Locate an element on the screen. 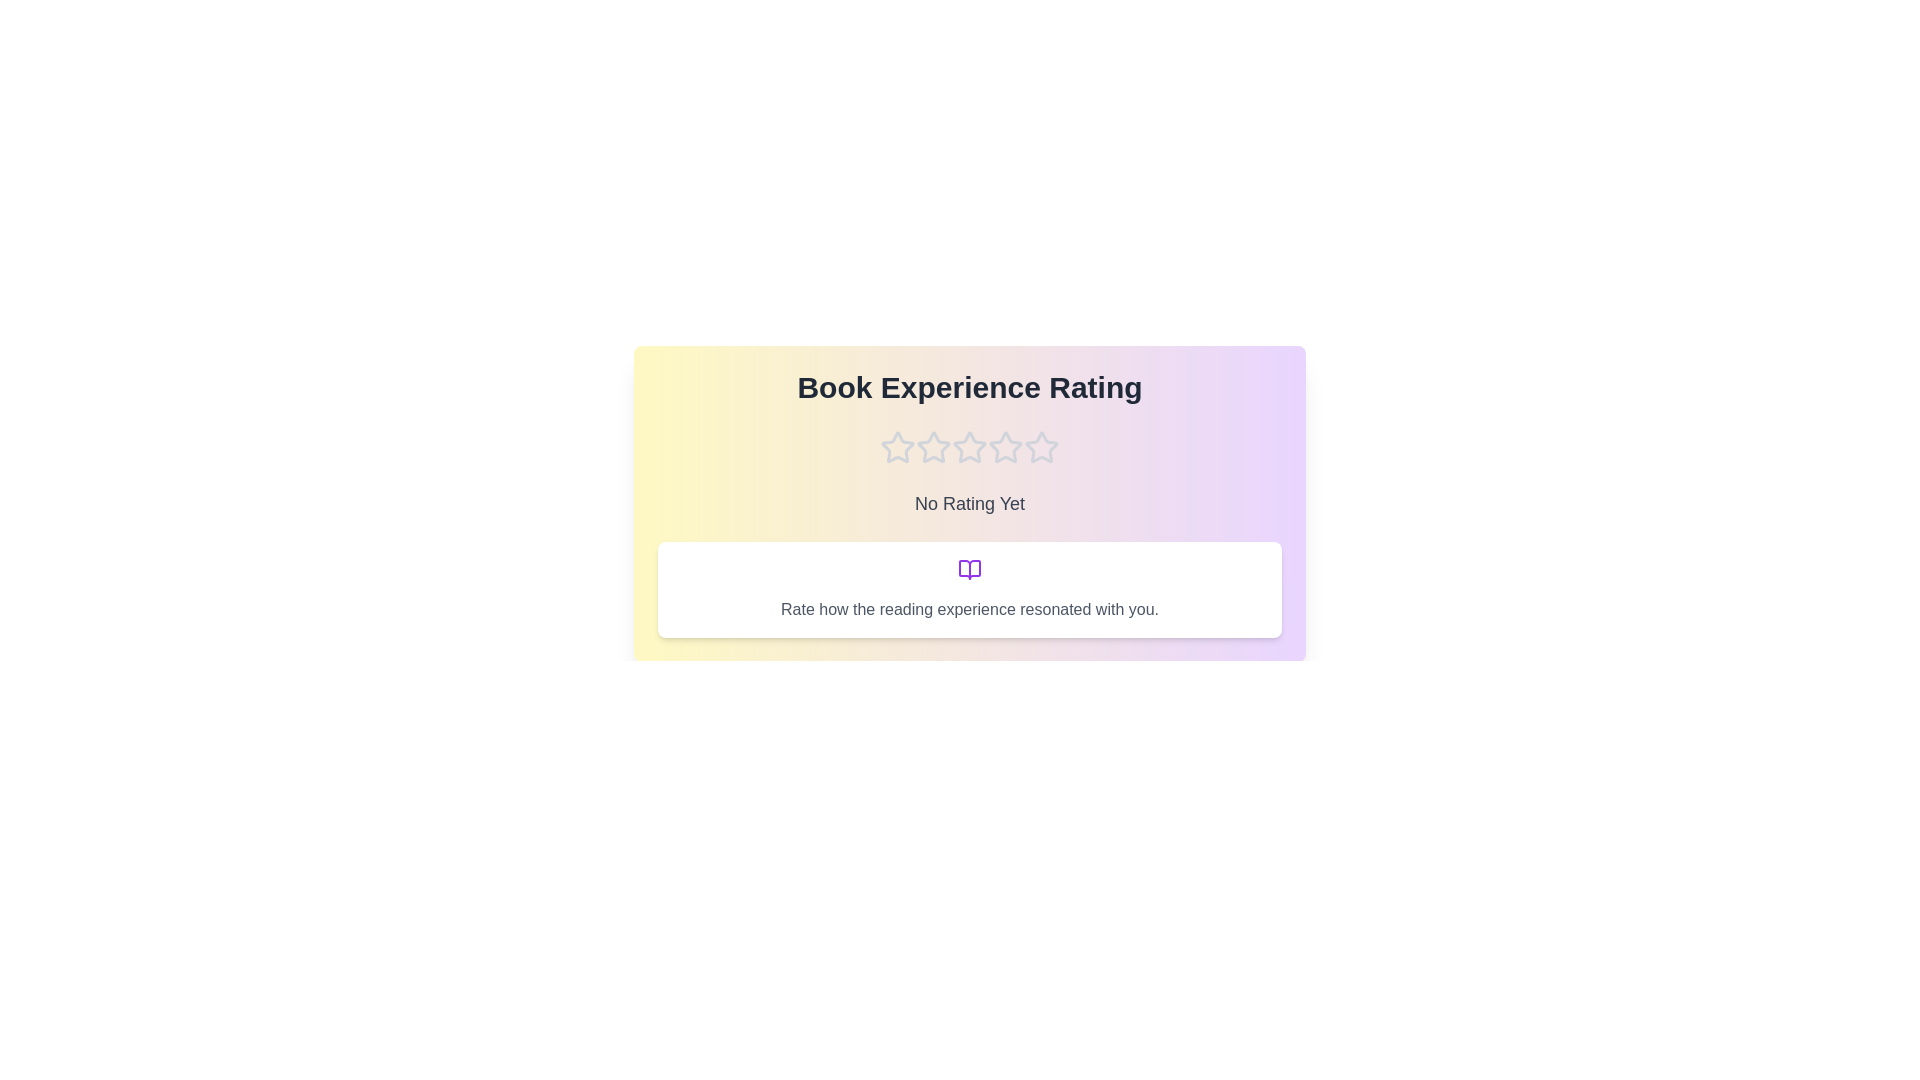 This screenshot has width=1920, height=1080. the star corresponding to 1 stars to preview the rating description is located at coordinates (896, 446).